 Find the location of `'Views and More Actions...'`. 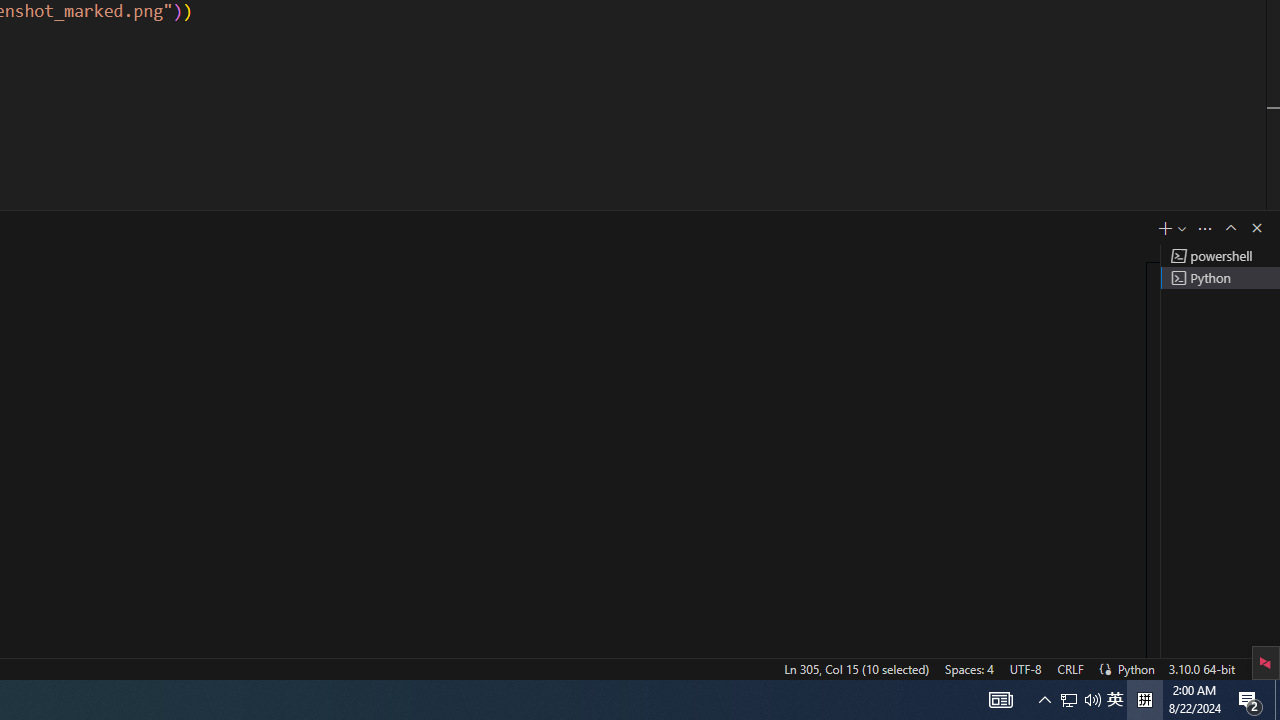

'Views and More Actions...' is located at coordinates (1204, 227).